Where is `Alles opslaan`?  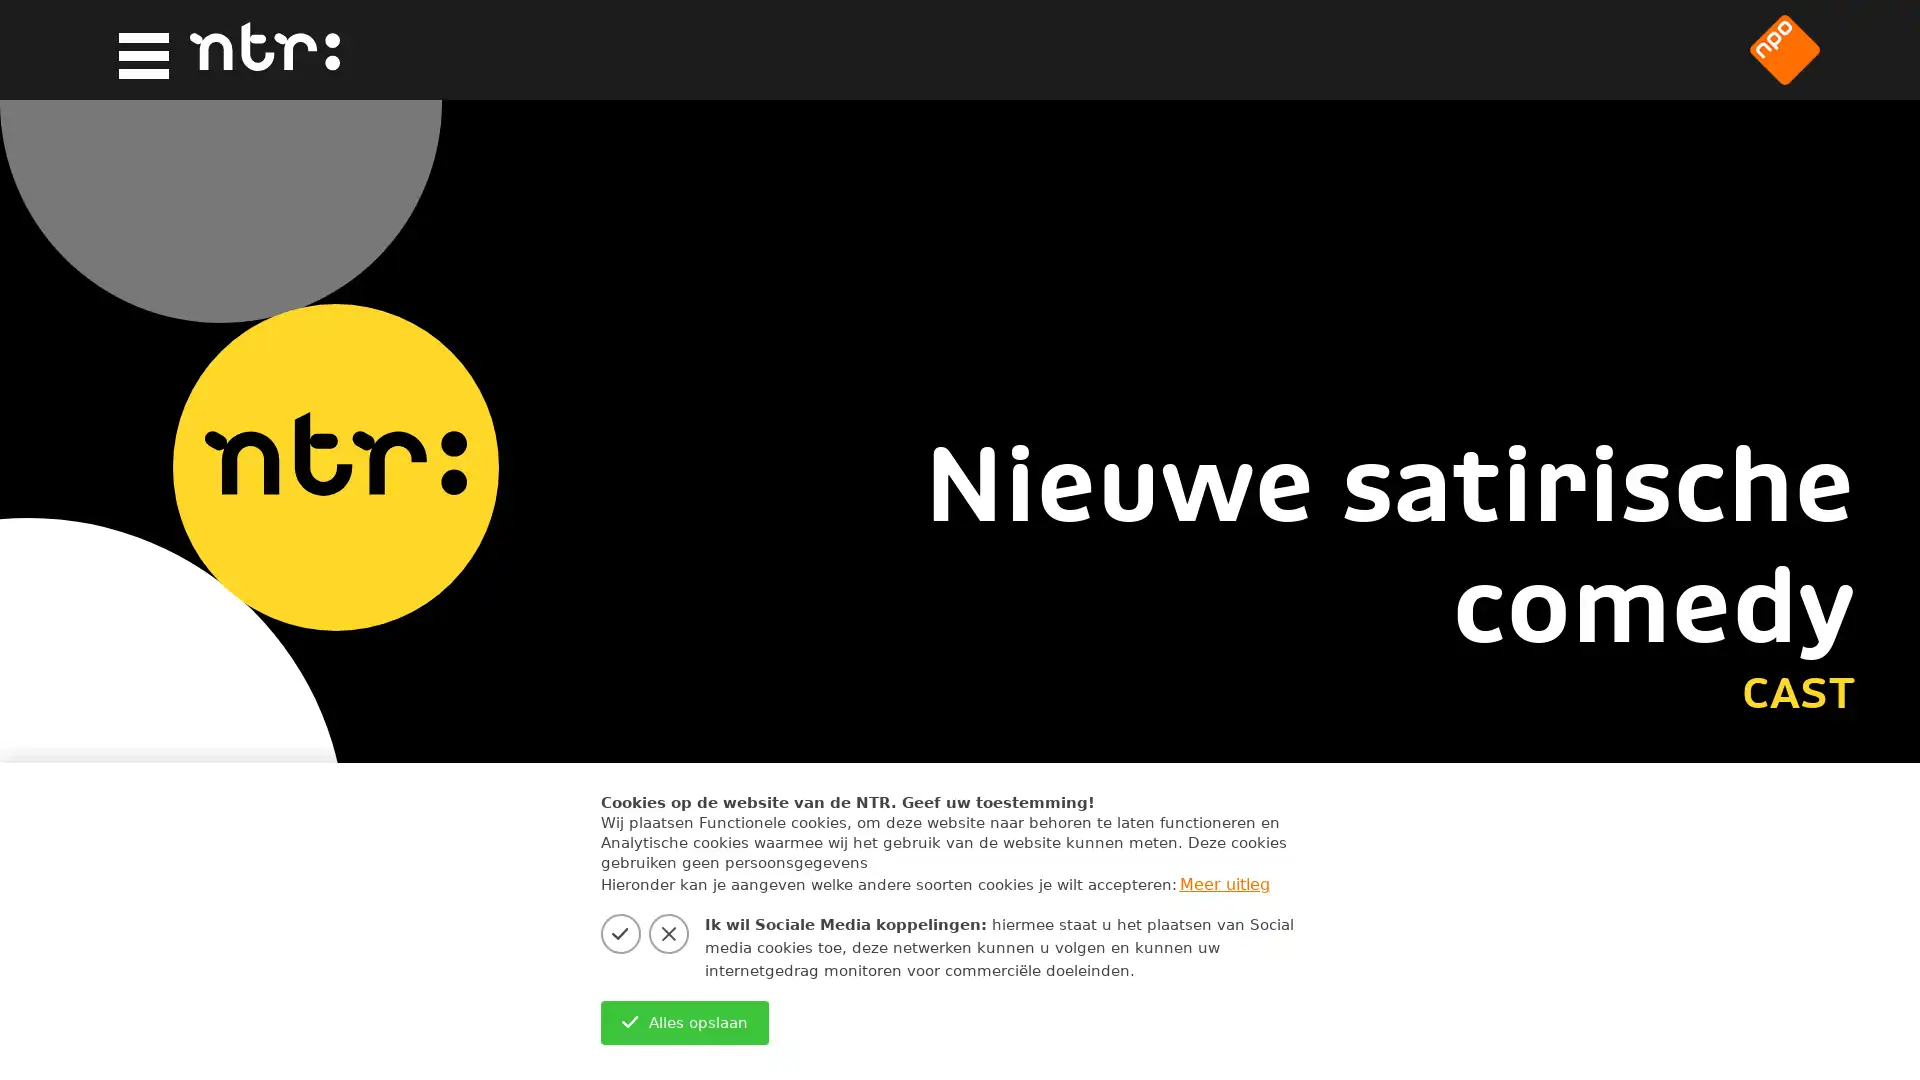
Alles opslaan is located at coordinates (684, 1022).